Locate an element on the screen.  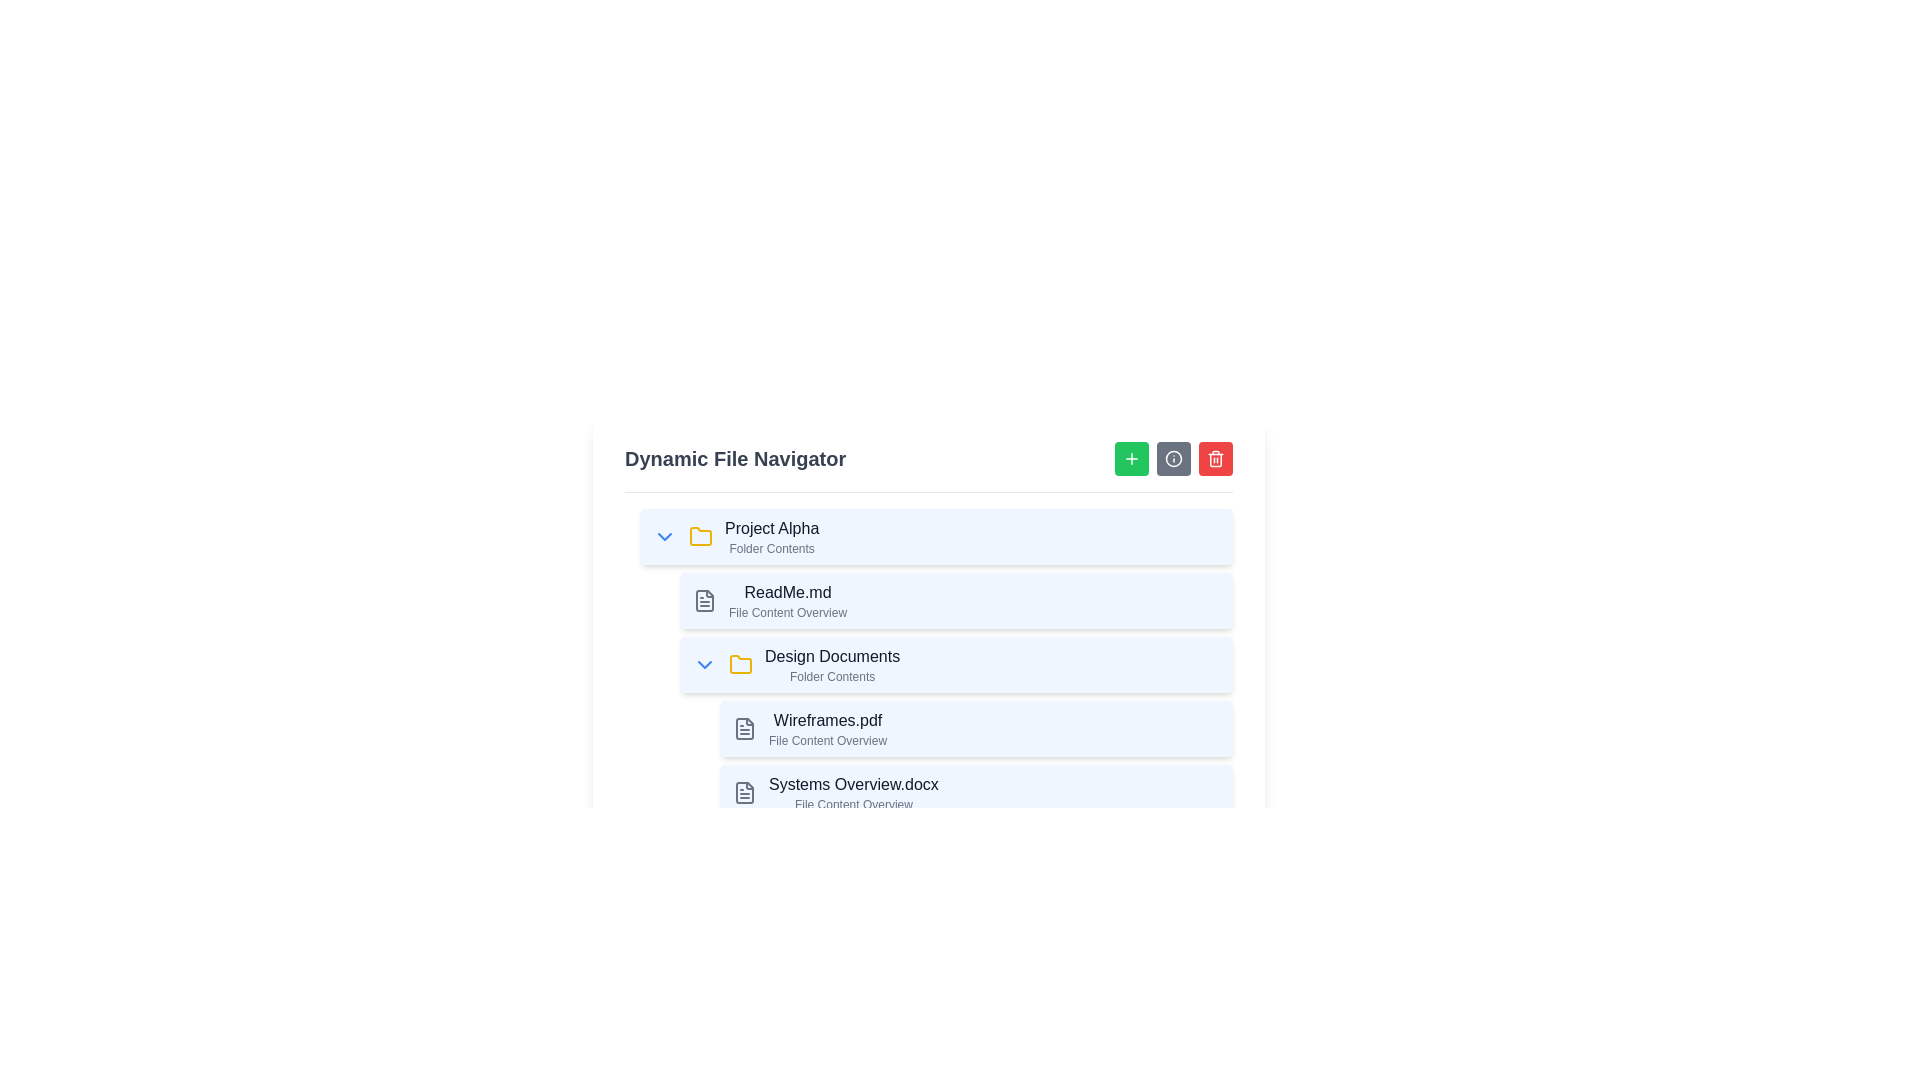
the document icon representing 'Wireframes.pdf' is located at coordinates (743, 729).